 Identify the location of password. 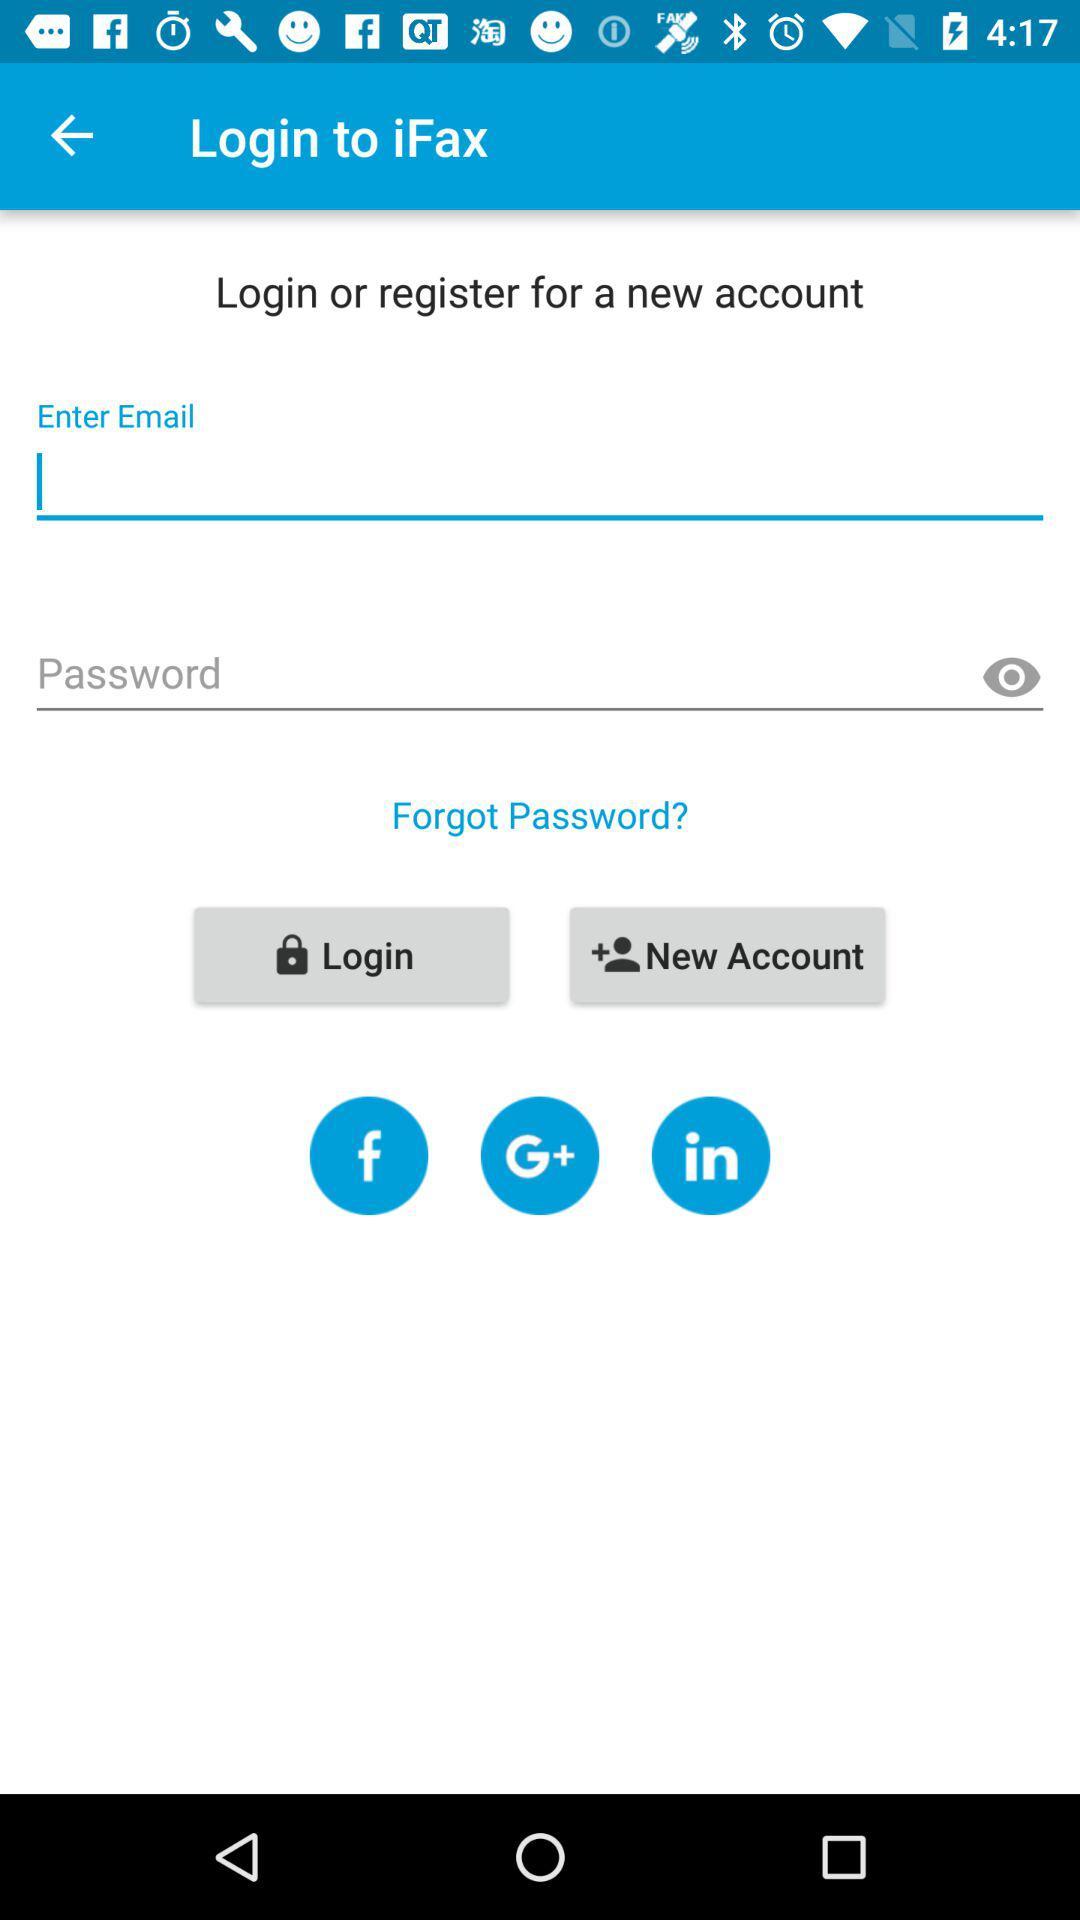
(540, 675).